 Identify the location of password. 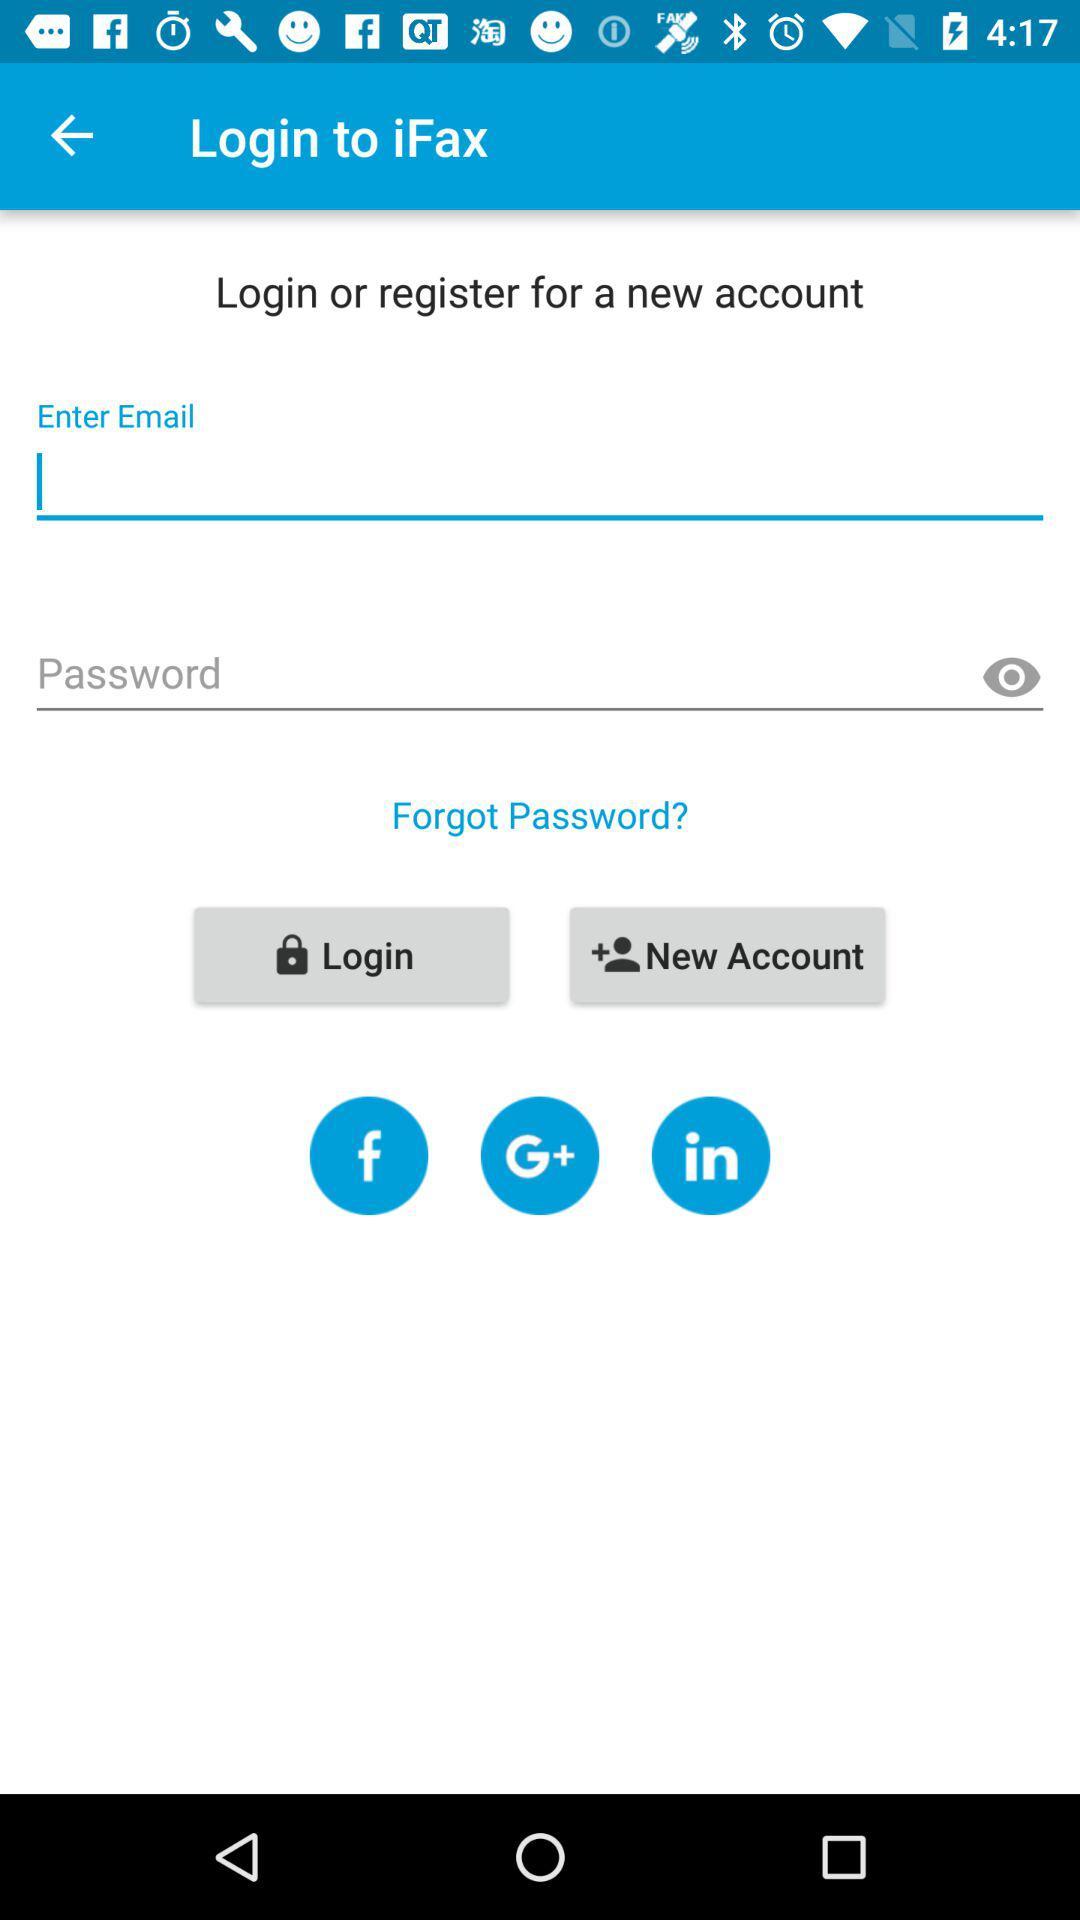
(540, 675).